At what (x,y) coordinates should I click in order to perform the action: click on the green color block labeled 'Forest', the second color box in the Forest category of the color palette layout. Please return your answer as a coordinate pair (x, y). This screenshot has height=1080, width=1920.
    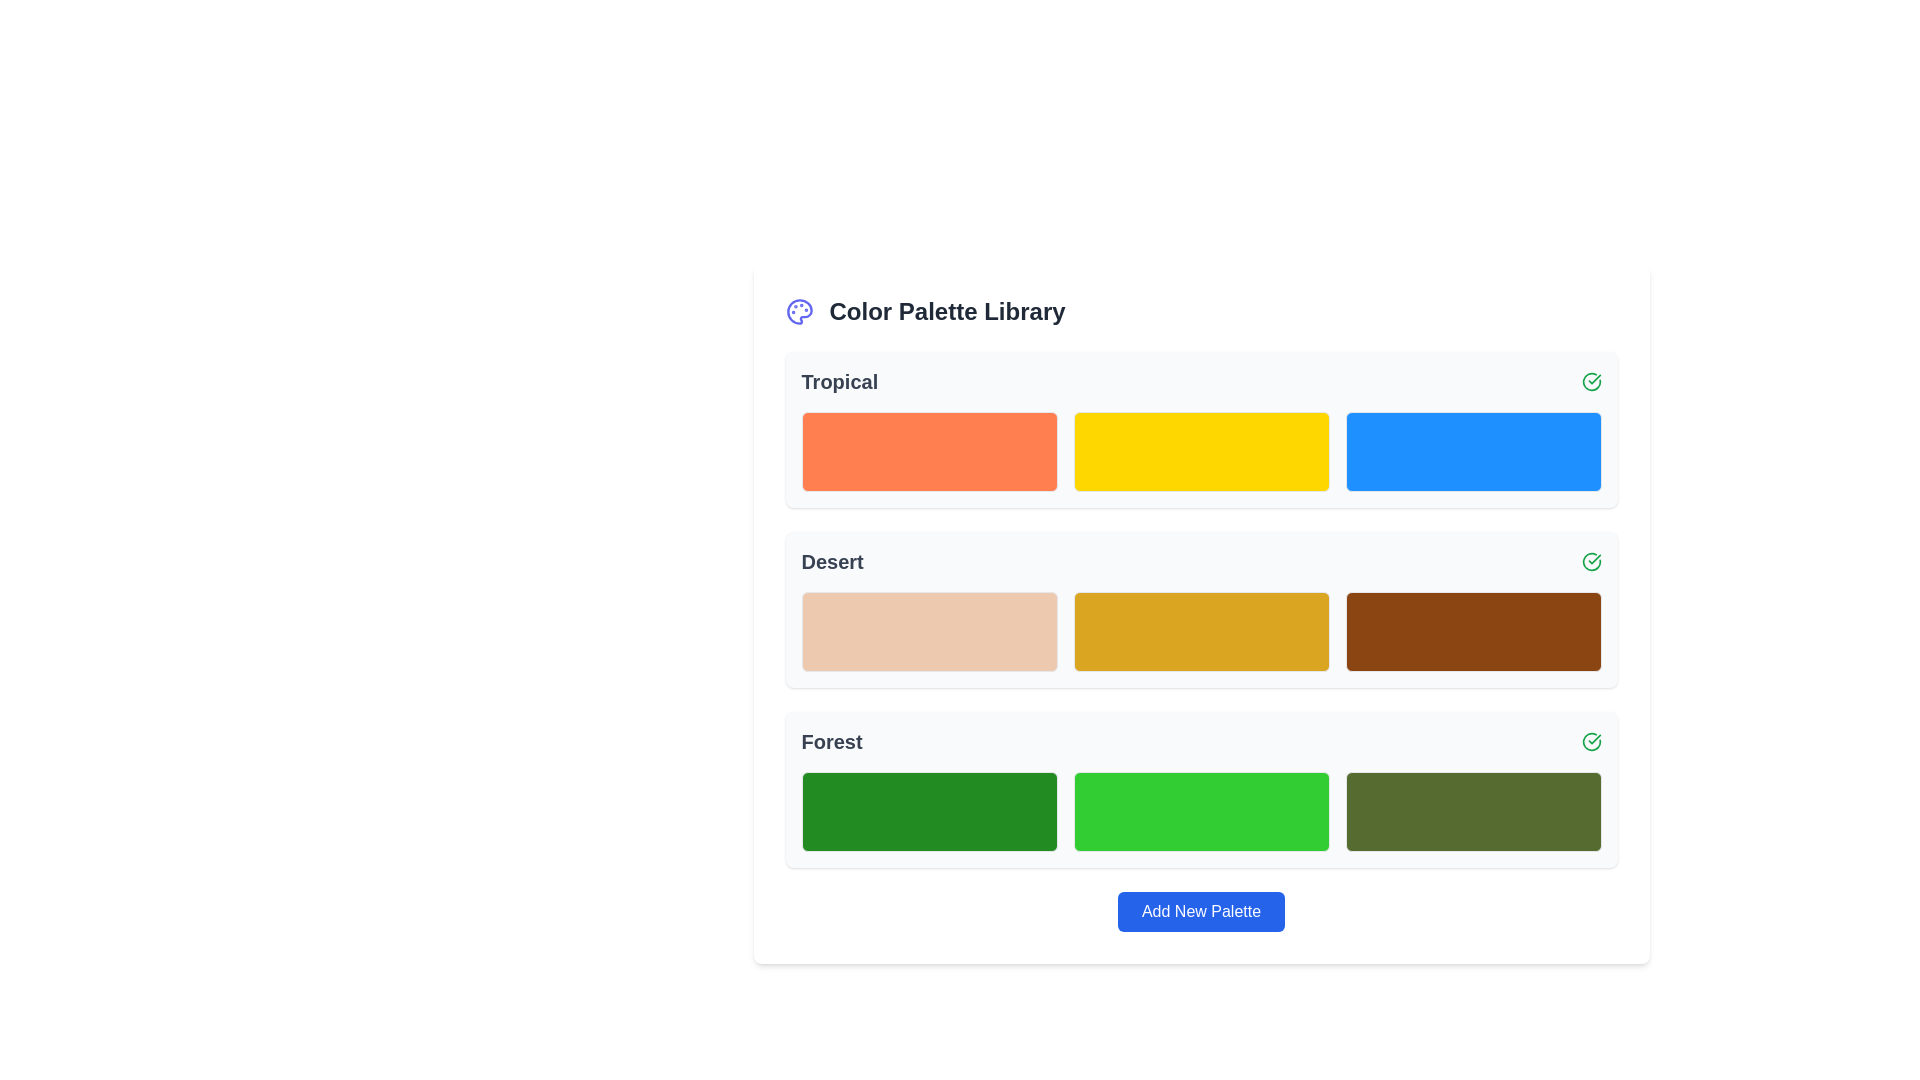
    Looking at the image, I should click on (1200, 789).